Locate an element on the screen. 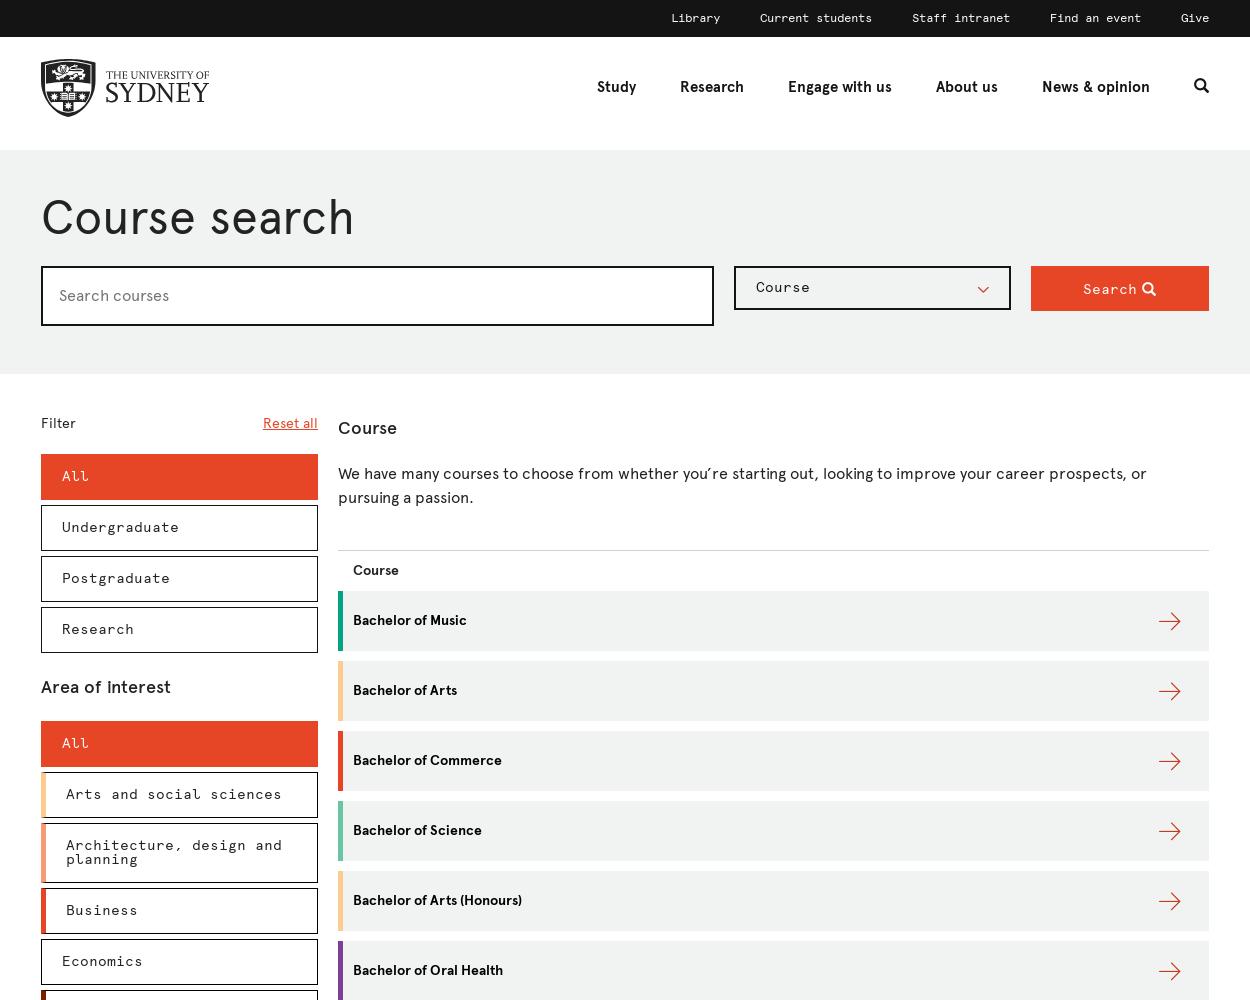  'Bachelor of Arts (Honours)' is located at coordinates (437, 900).